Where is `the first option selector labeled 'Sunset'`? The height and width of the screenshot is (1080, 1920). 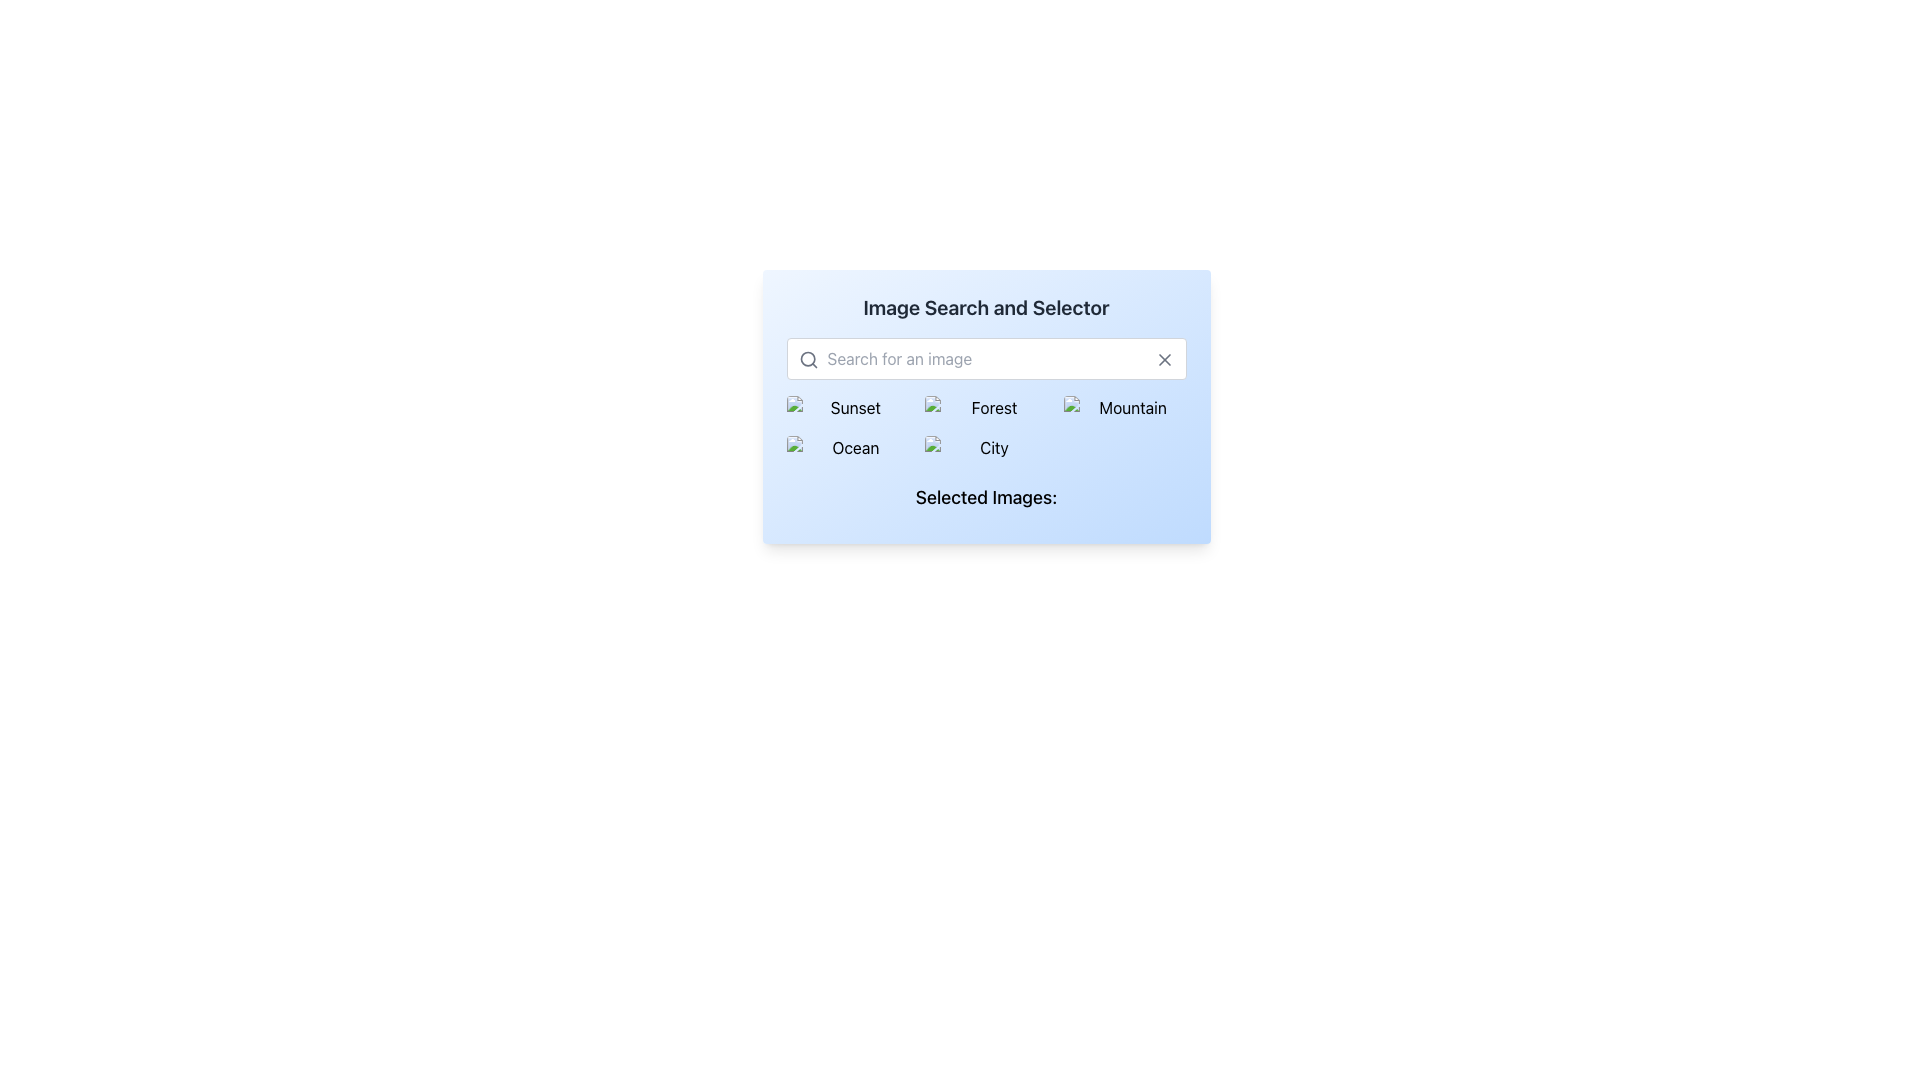
the first option selector labeled 'Sunset' is located at coordinates (847, 407).